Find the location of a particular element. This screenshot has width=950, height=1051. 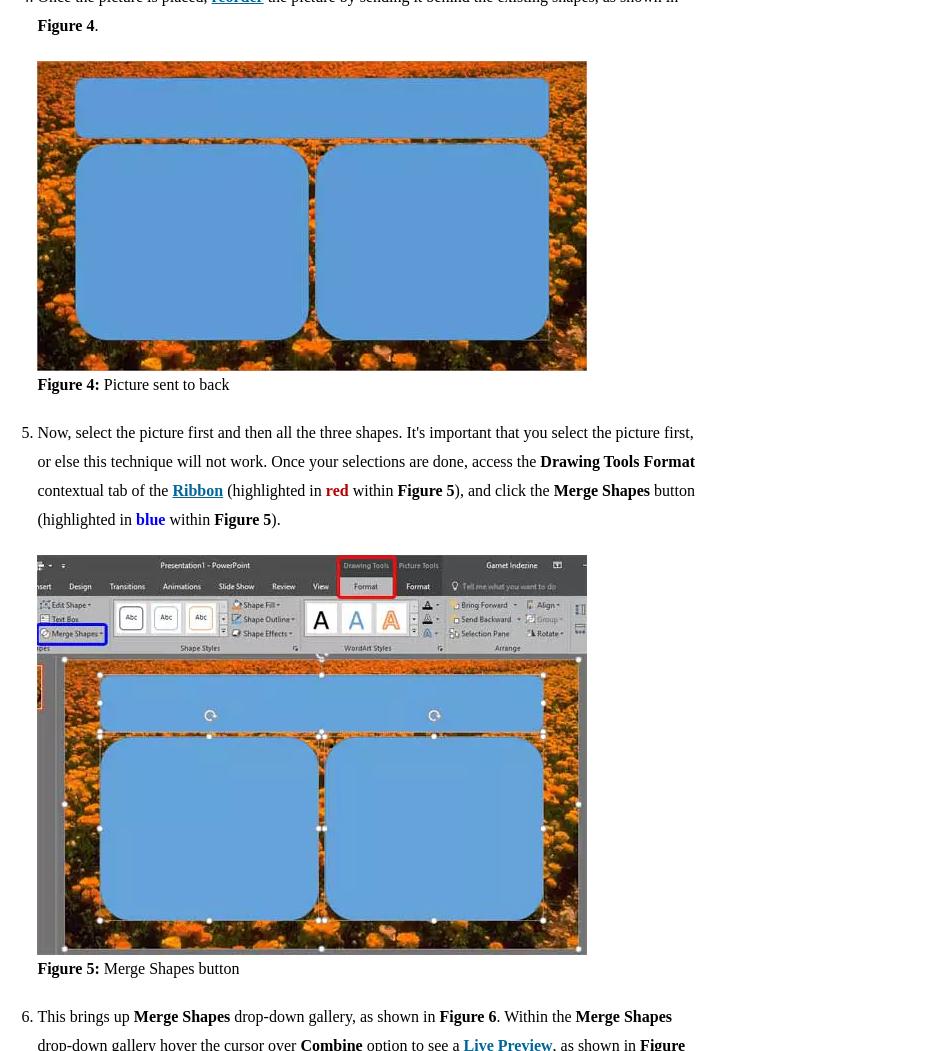

'red' is located at coordinates (335, 490).